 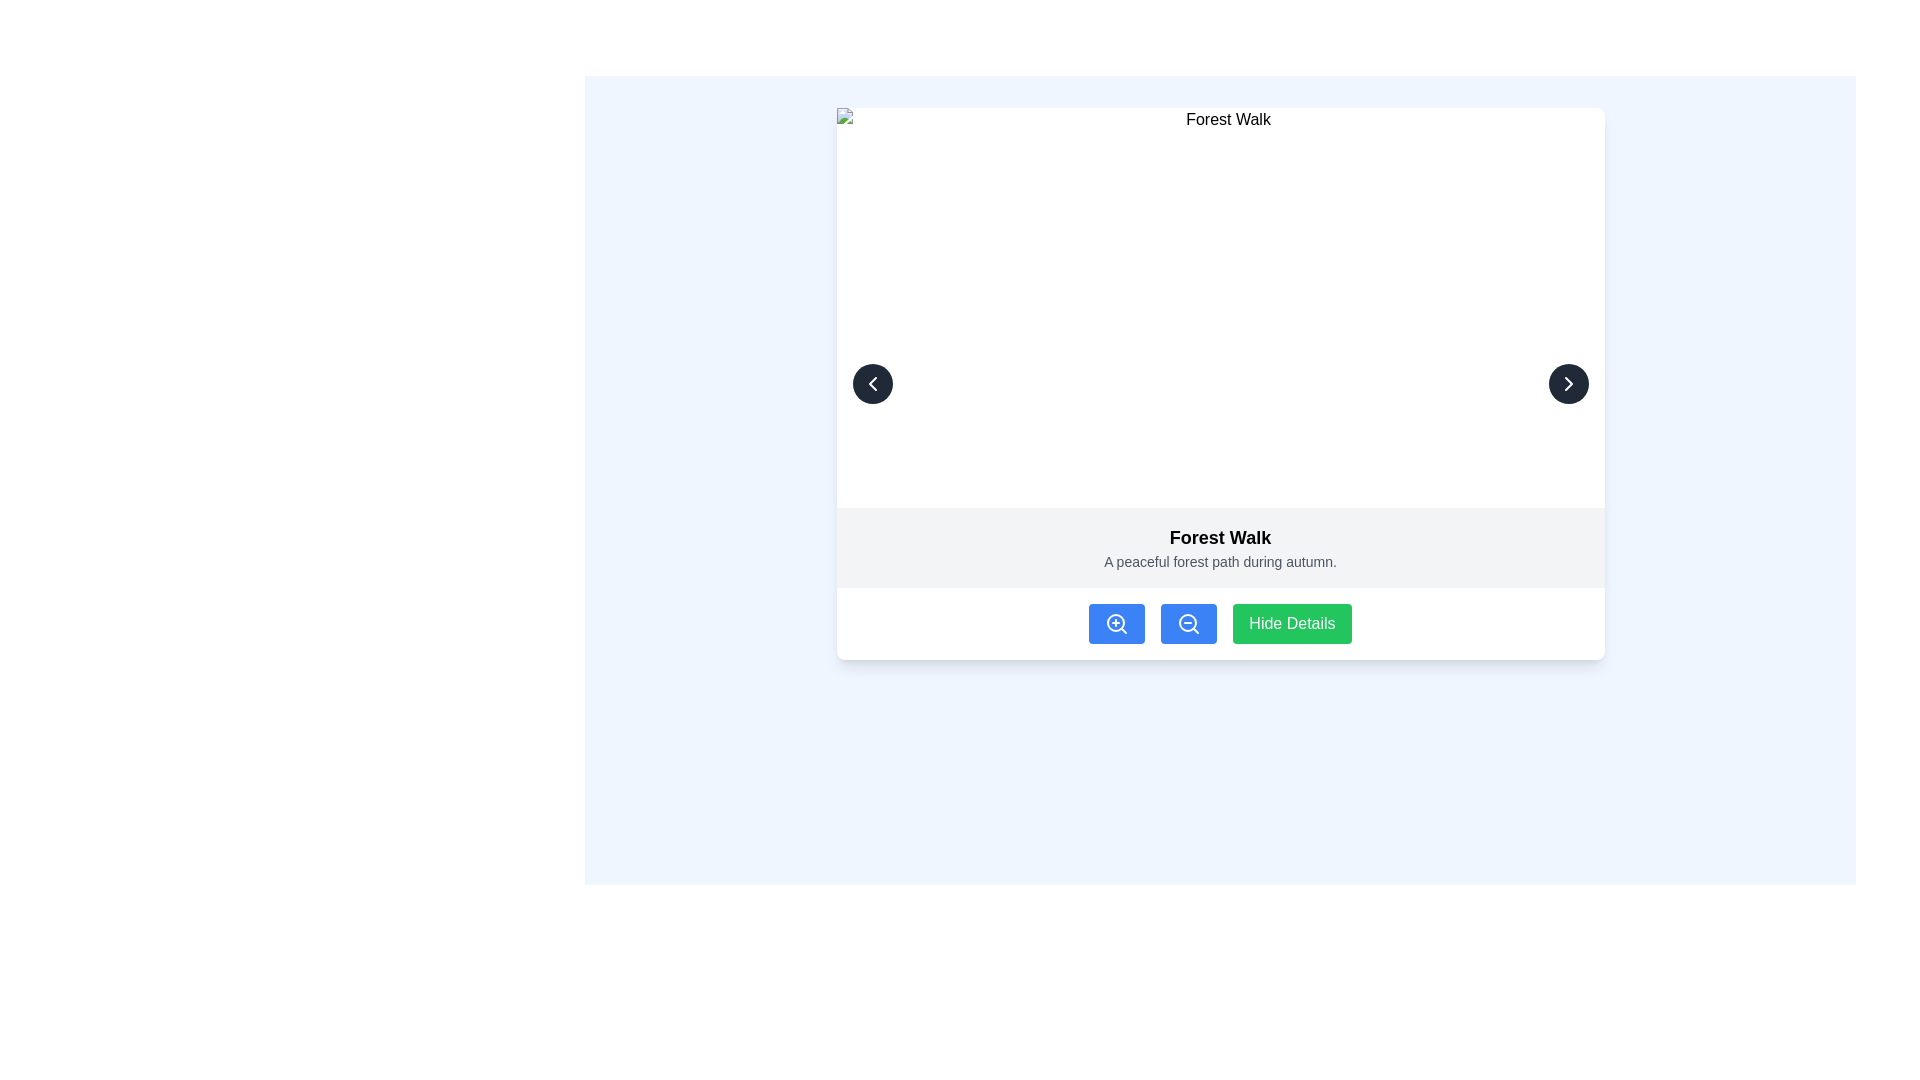 I want to click on the green rectangular button labeled 'Hide Details', so click(x=1292, y=623).